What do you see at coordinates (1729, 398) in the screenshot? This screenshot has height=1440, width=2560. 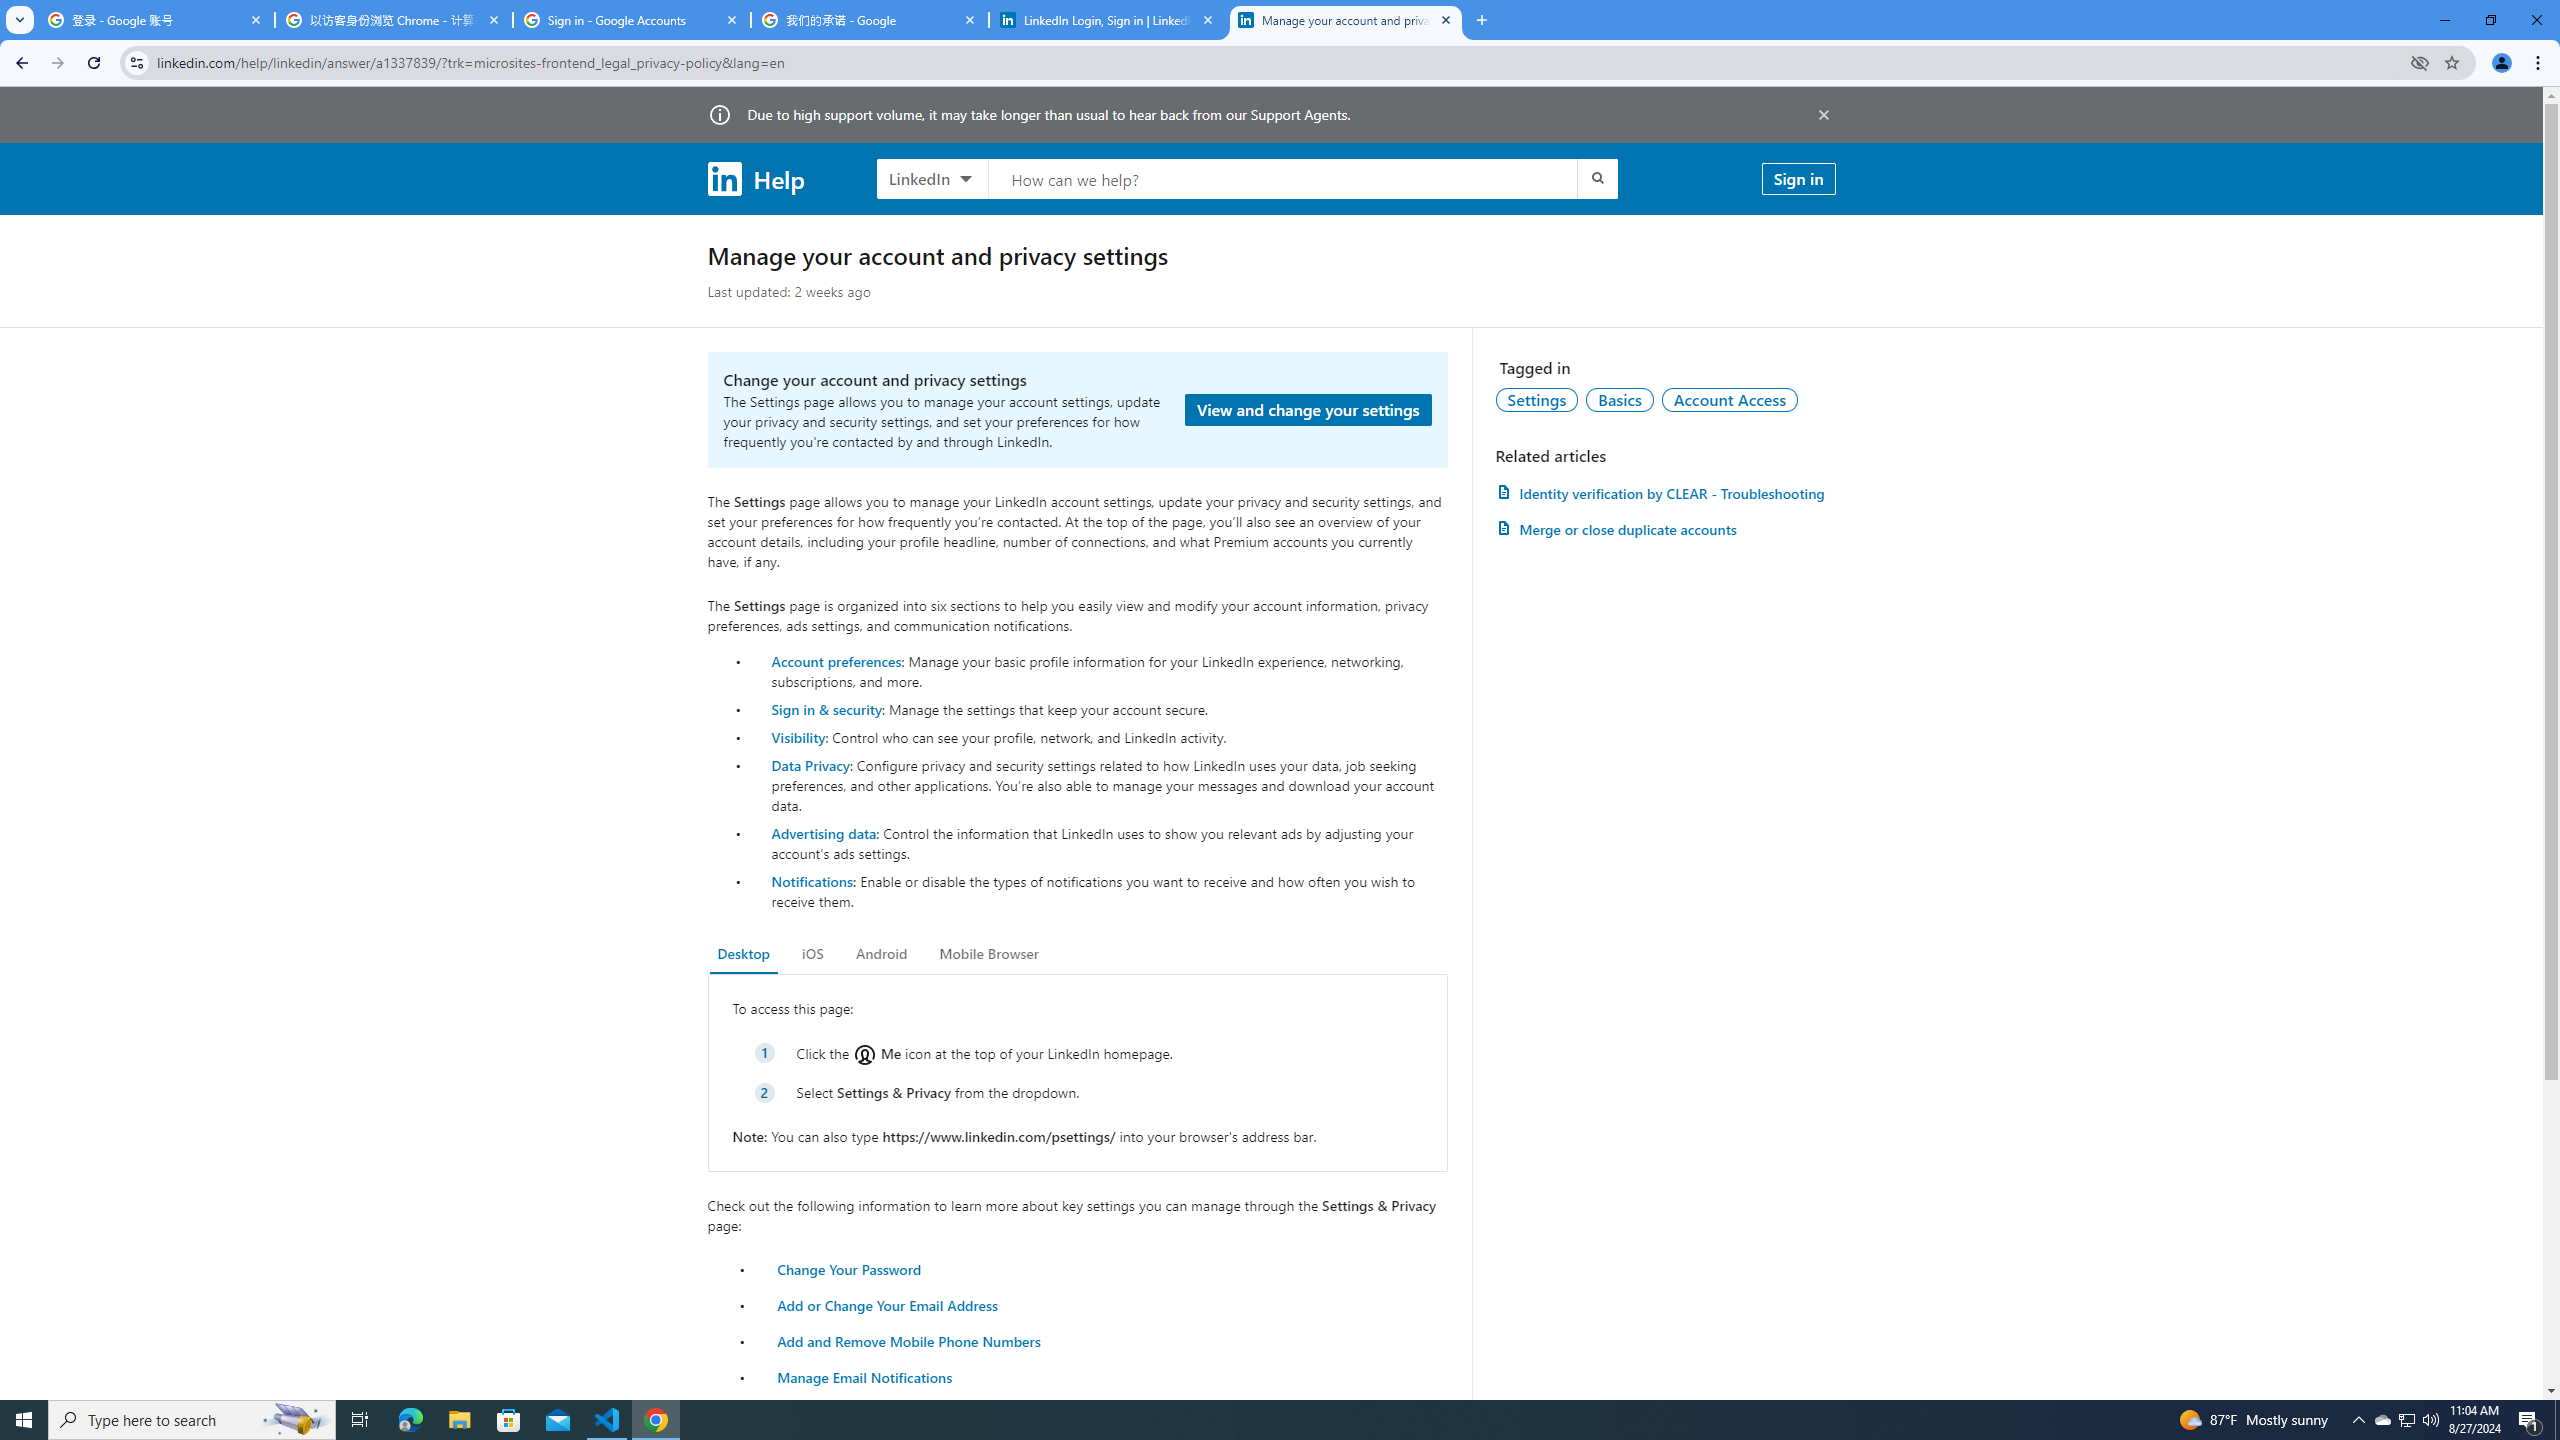 I see `'Account Access'` at bounding box center [1729, 398].